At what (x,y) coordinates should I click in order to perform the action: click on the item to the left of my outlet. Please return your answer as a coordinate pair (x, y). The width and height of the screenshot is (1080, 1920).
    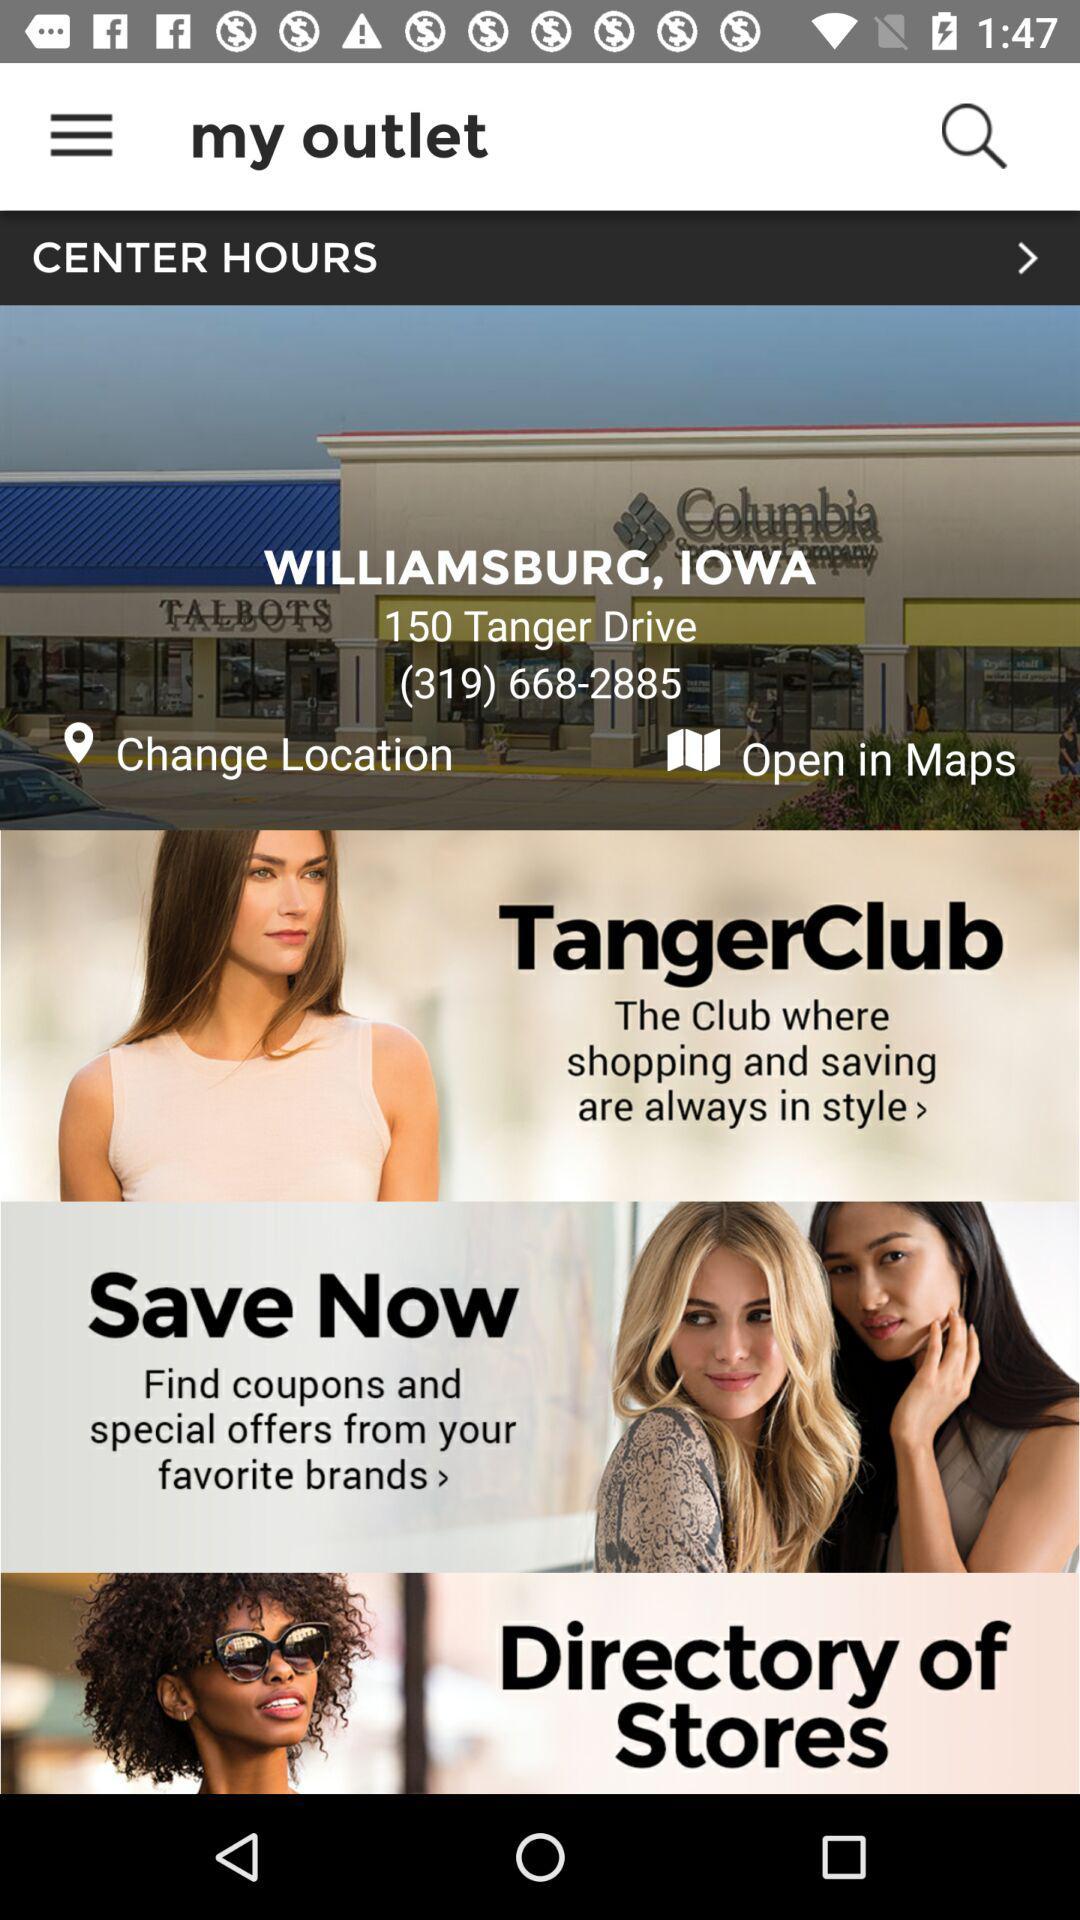
    Looking at the image, I should click on (80, 135).